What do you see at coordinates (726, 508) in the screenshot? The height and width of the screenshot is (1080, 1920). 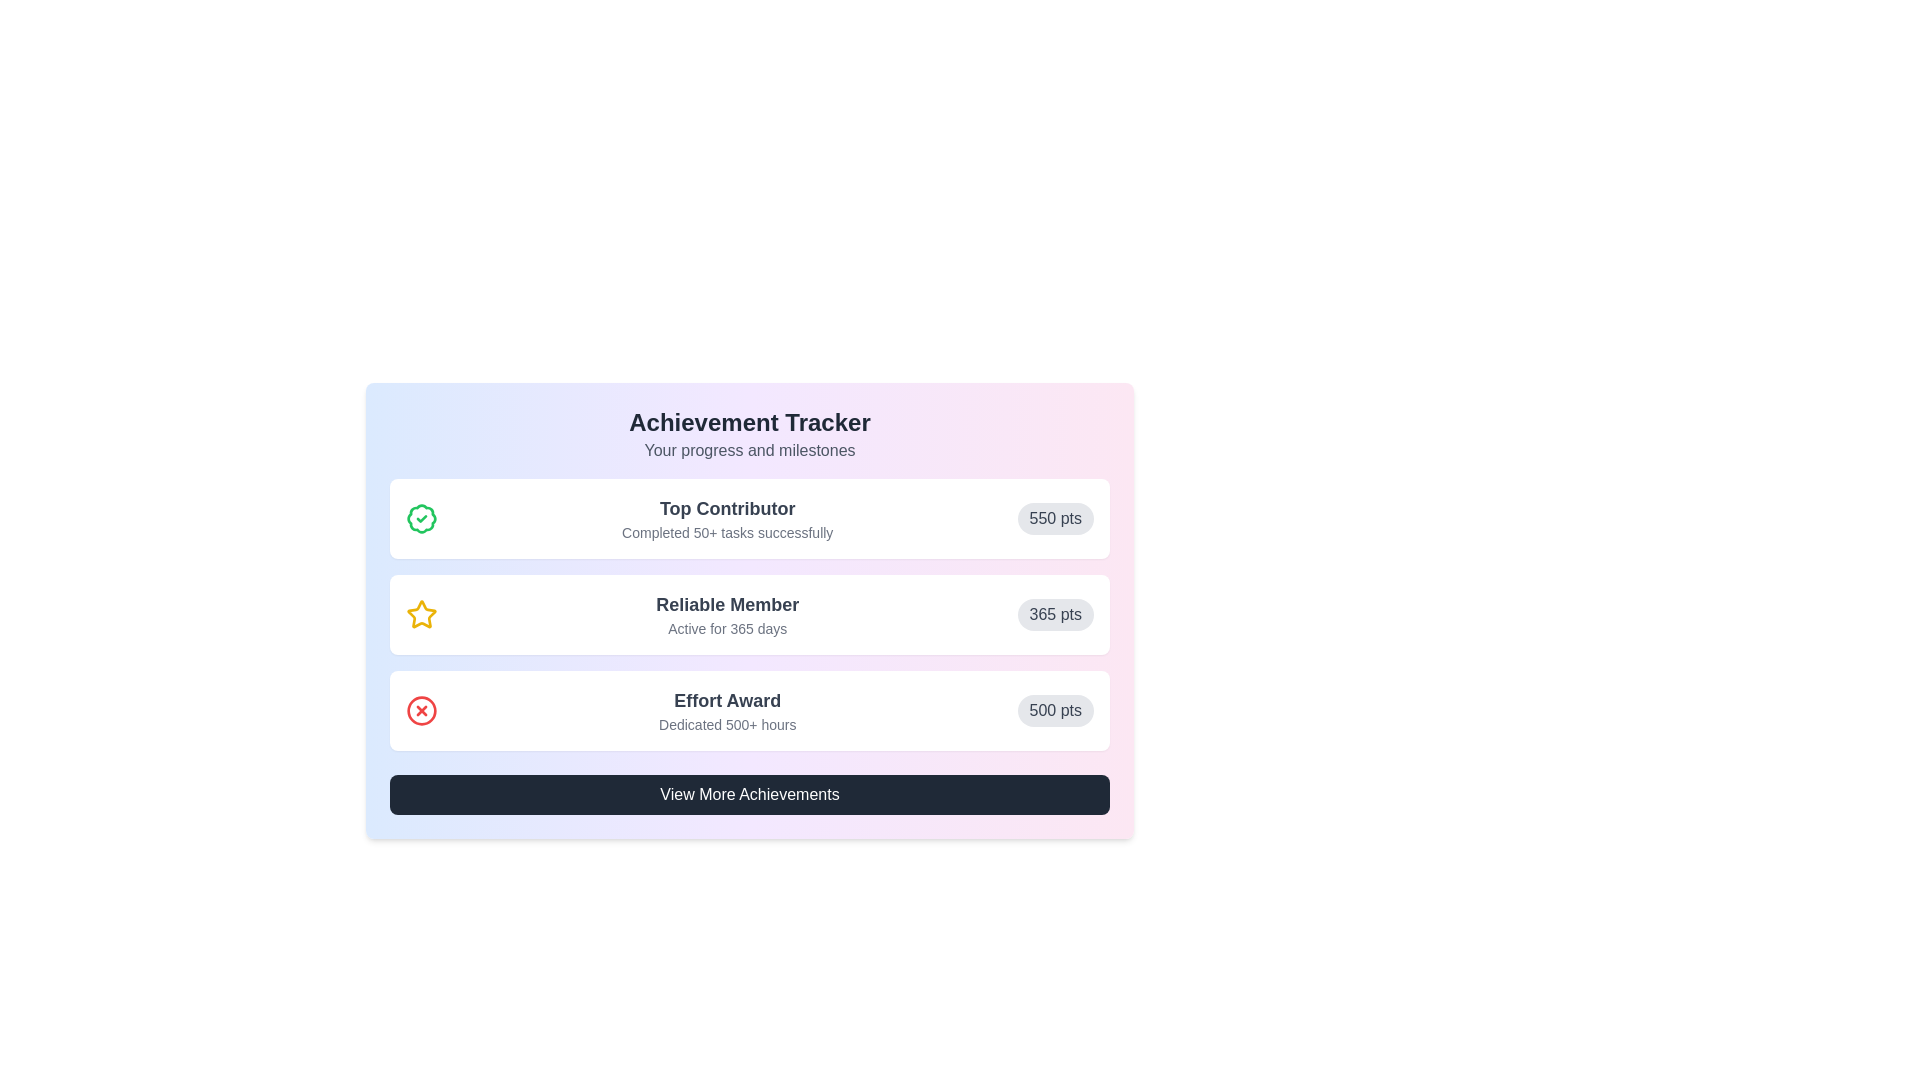 I see `text content of the 'Top Contributor' label, which is styled in bold, larger dark gray font and located above the description of the first achievement entry` at bounding box center [726, 508].